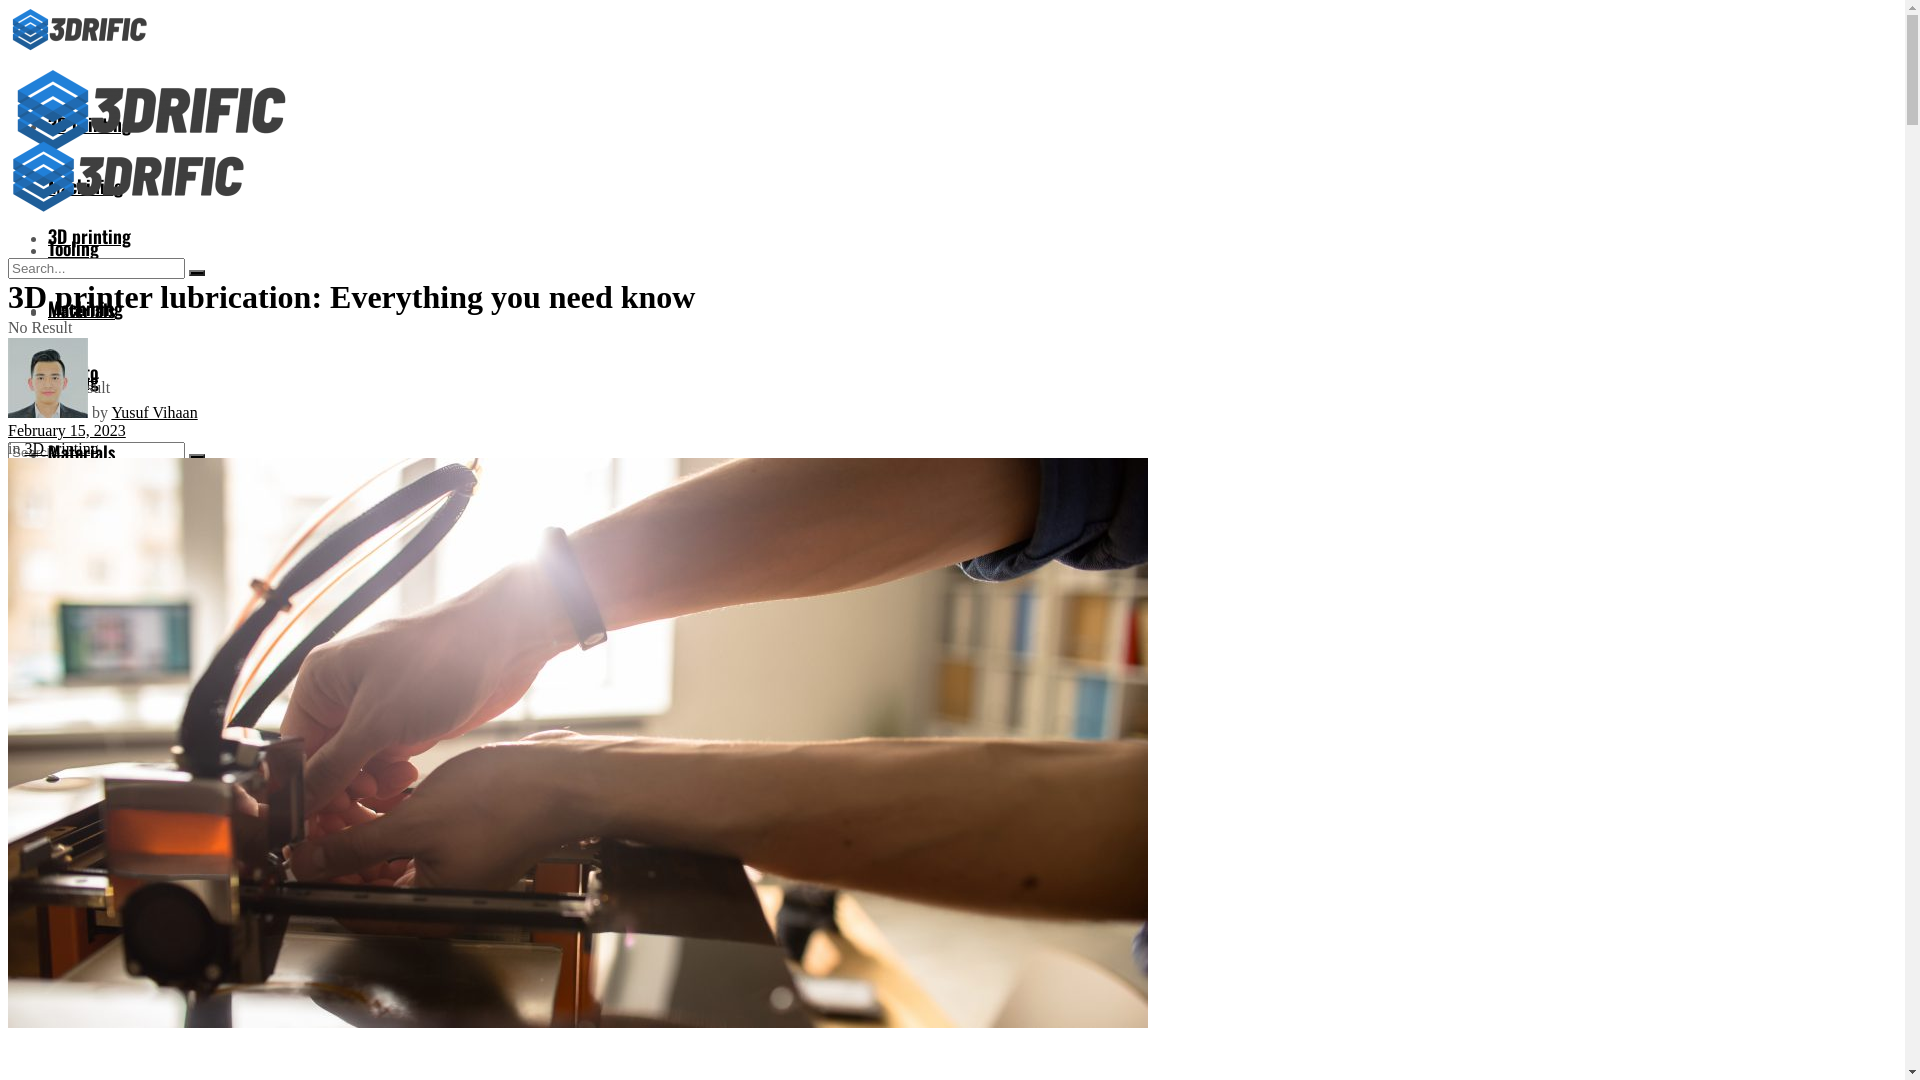 The image size is (1920, 1080). Describe the element at coordinates (73, 246) in the screenshot. I see `'Tooling'` at that location.